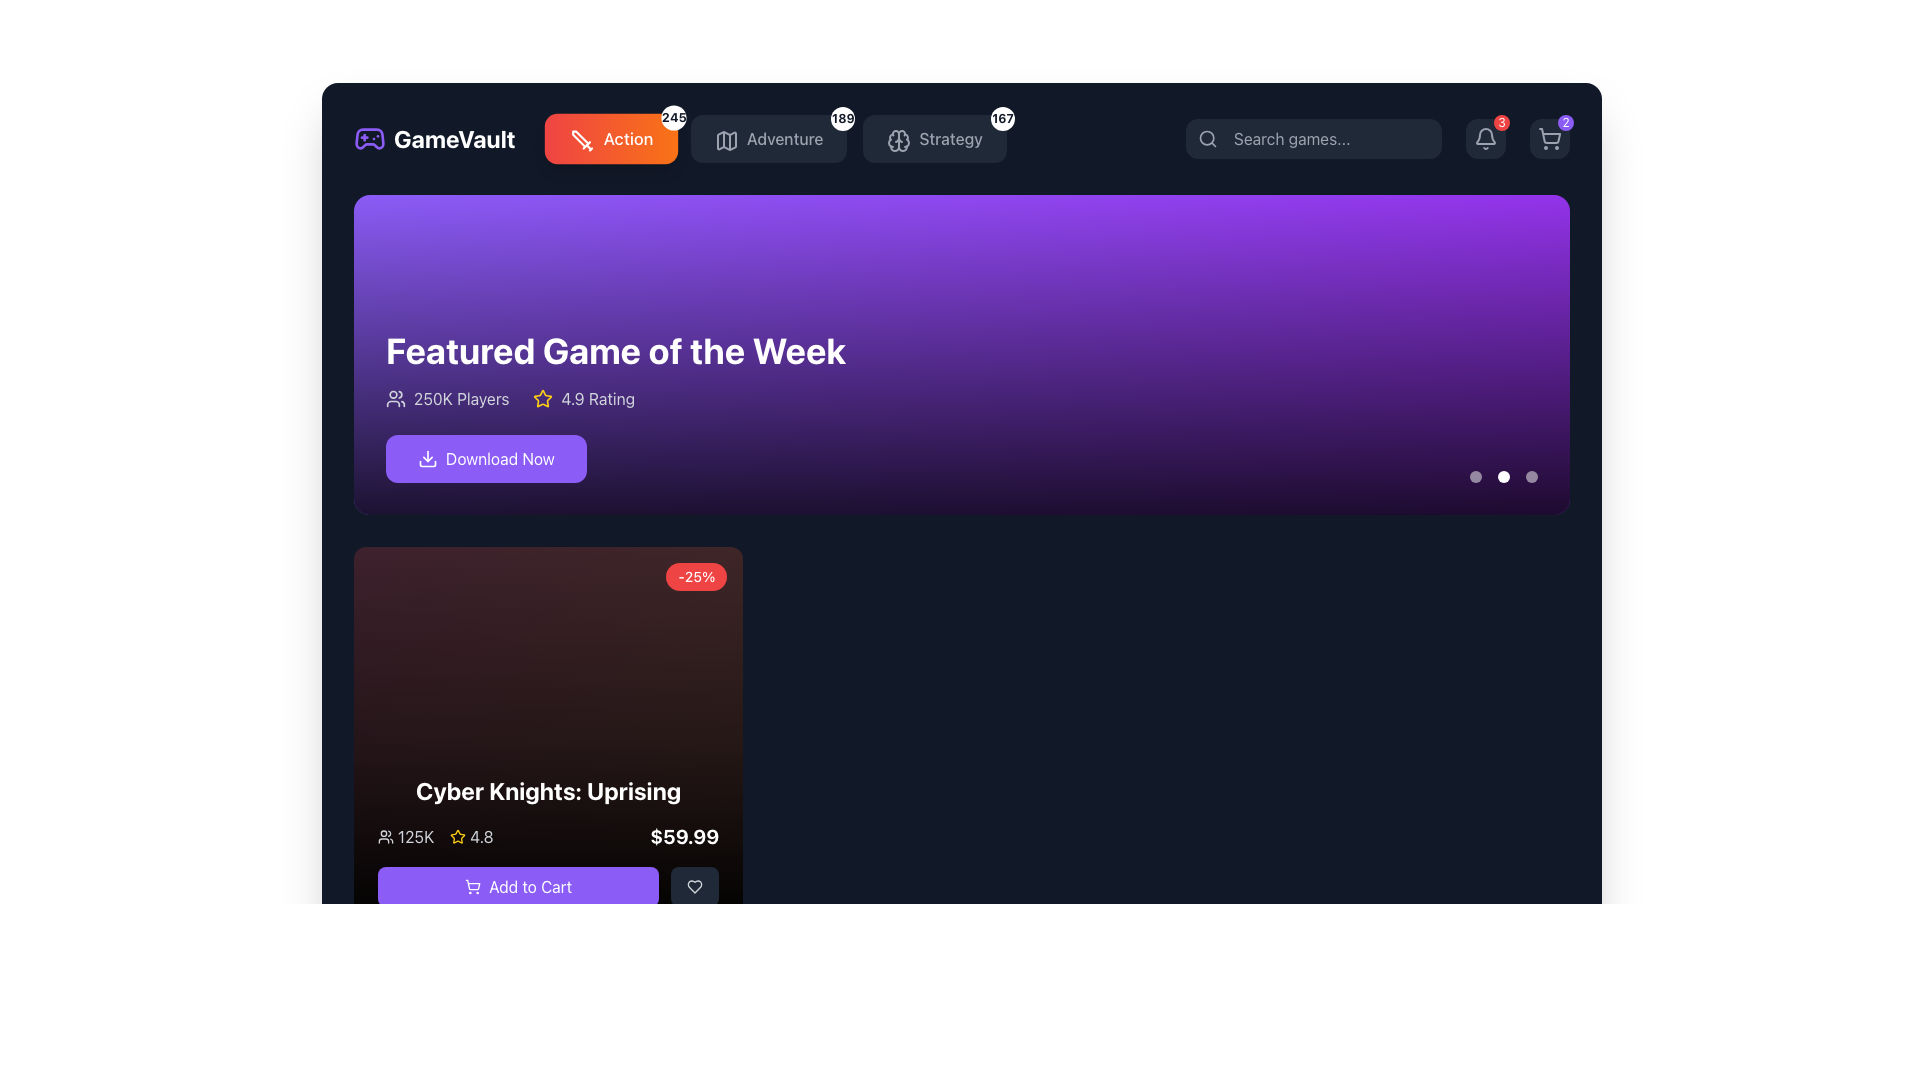  I want to click on the Notification badge located at the top-right edge of the 'Action' button, which indicates updates or content with a count displayed in white against a gradient red and orange background, so click(673, 118).